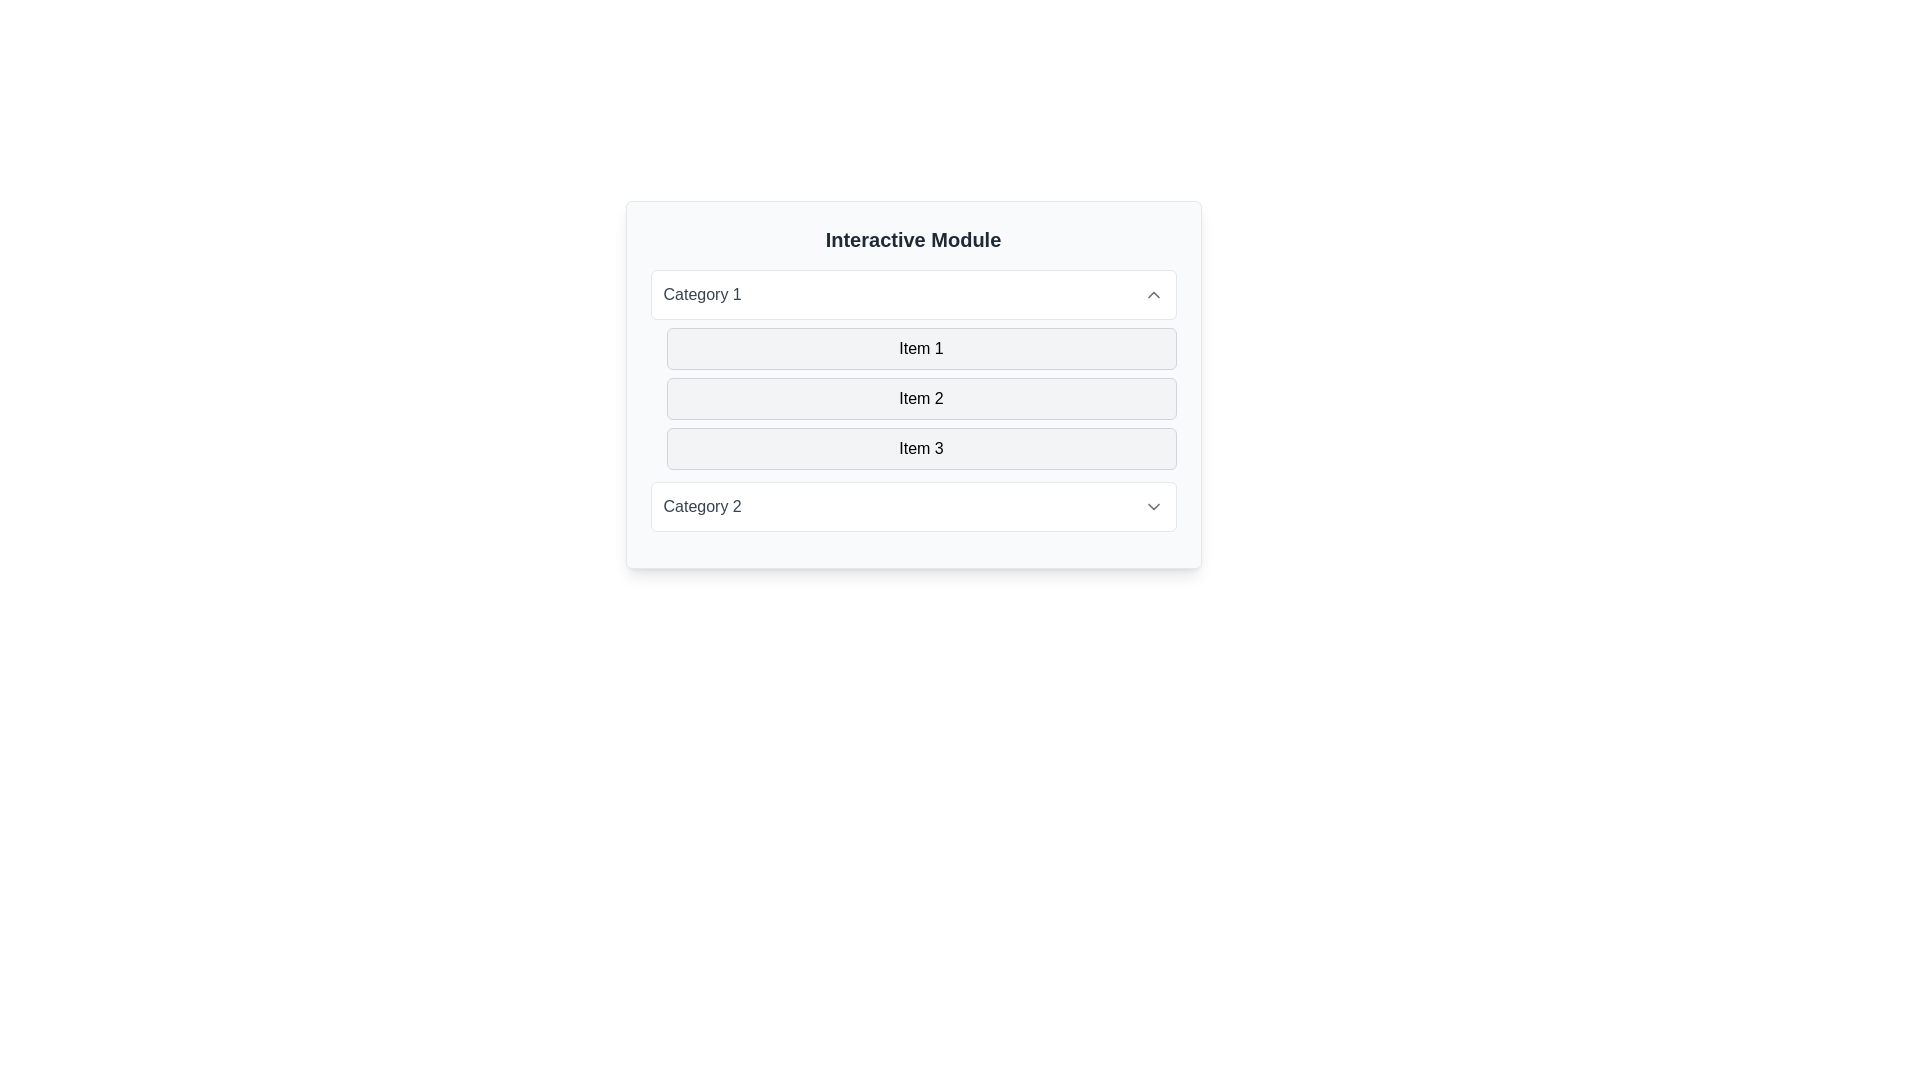 Image resolution: width=1920 pixels, height=1080 pixels. What do you see at coordinates (920, 447) in the screenshot?
I see `the static text label displaying 'Item 3', which is the third item in a vertical list located under 'Item 2'` at bounding box center [920, 447].